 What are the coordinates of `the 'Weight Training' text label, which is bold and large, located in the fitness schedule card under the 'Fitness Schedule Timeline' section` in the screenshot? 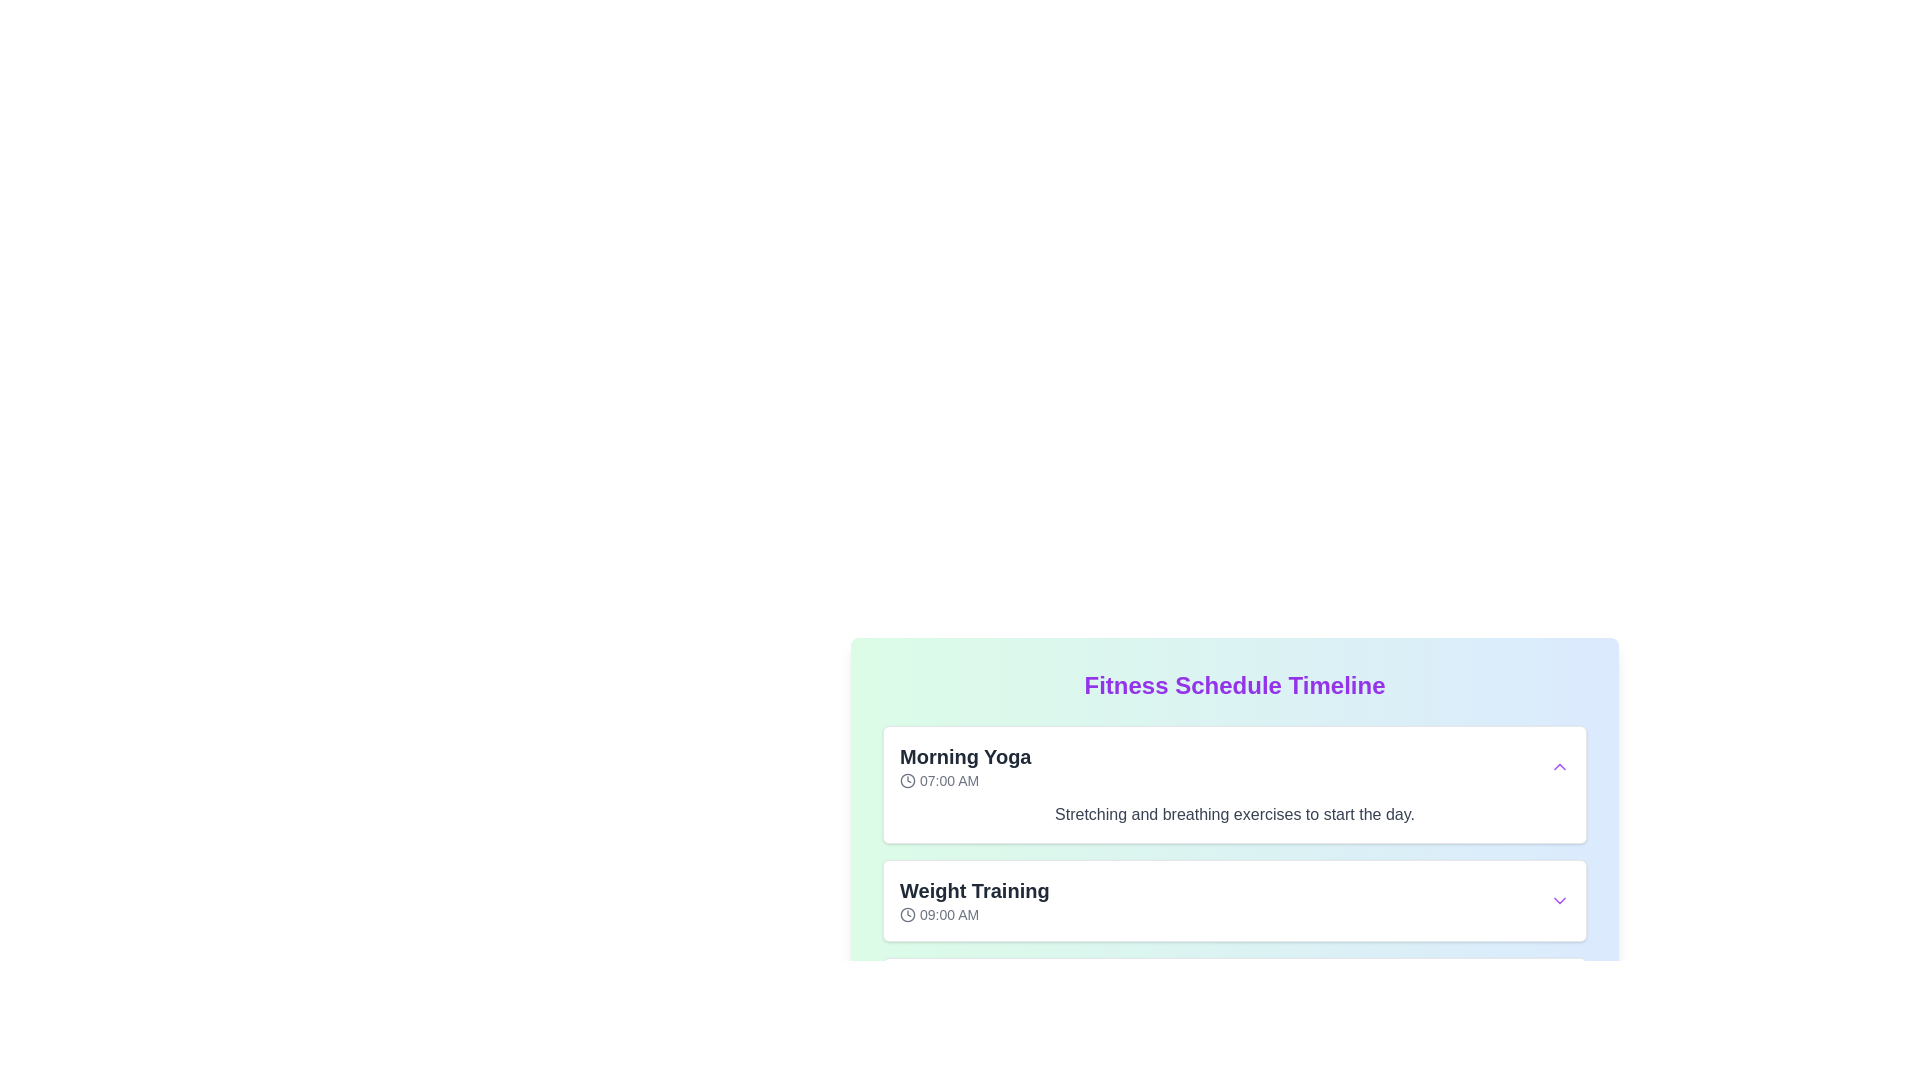 It's located at (974, 890).